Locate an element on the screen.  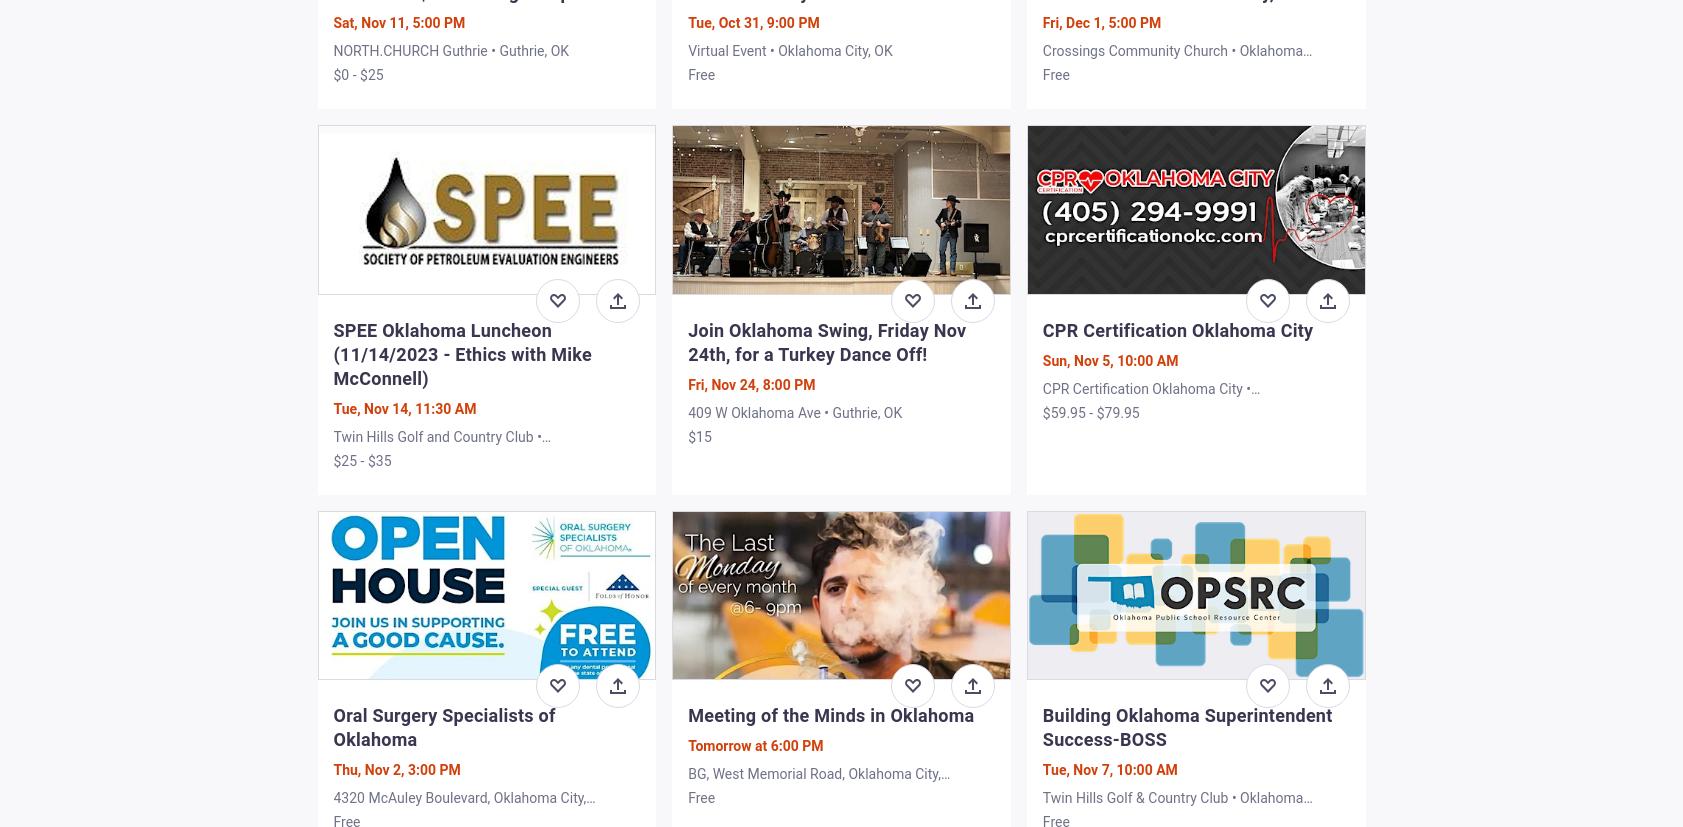
'Virtual Event • Oklahoma City, OK' is located at coordinates (789, 50).